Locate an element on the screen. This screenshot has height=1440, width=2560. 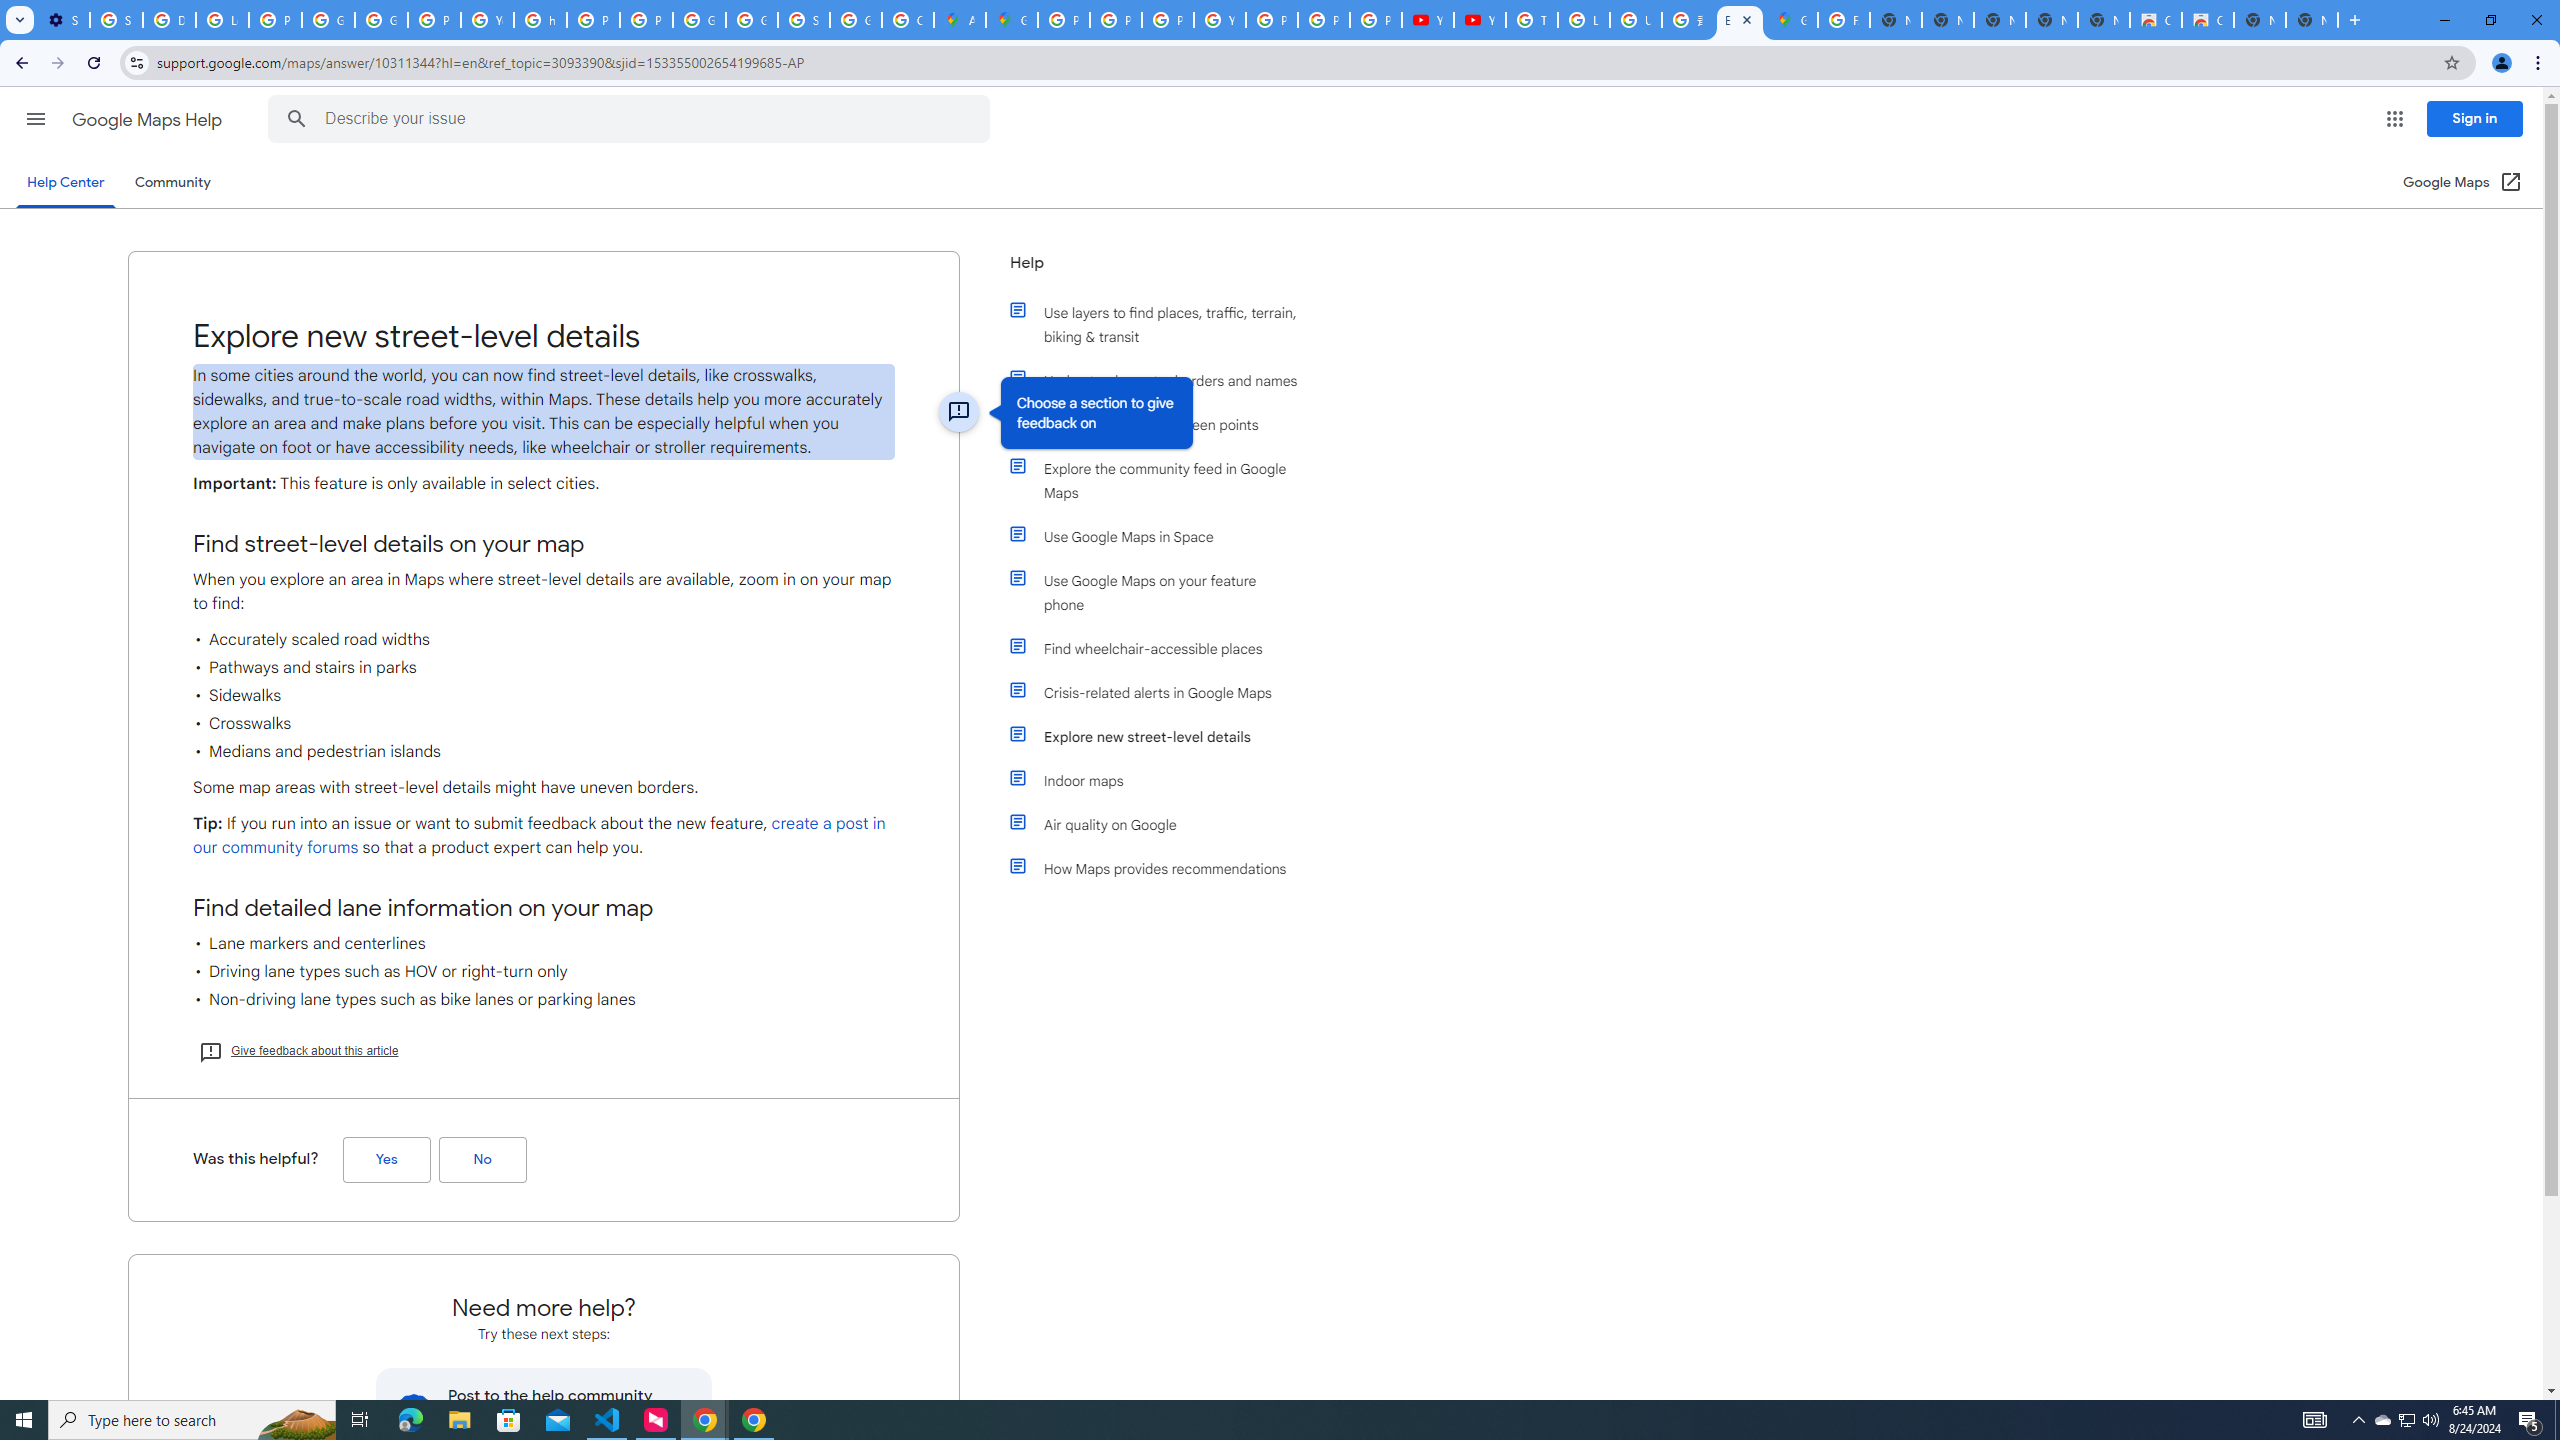
'New Tab' is located at coordinates (2311, 19).